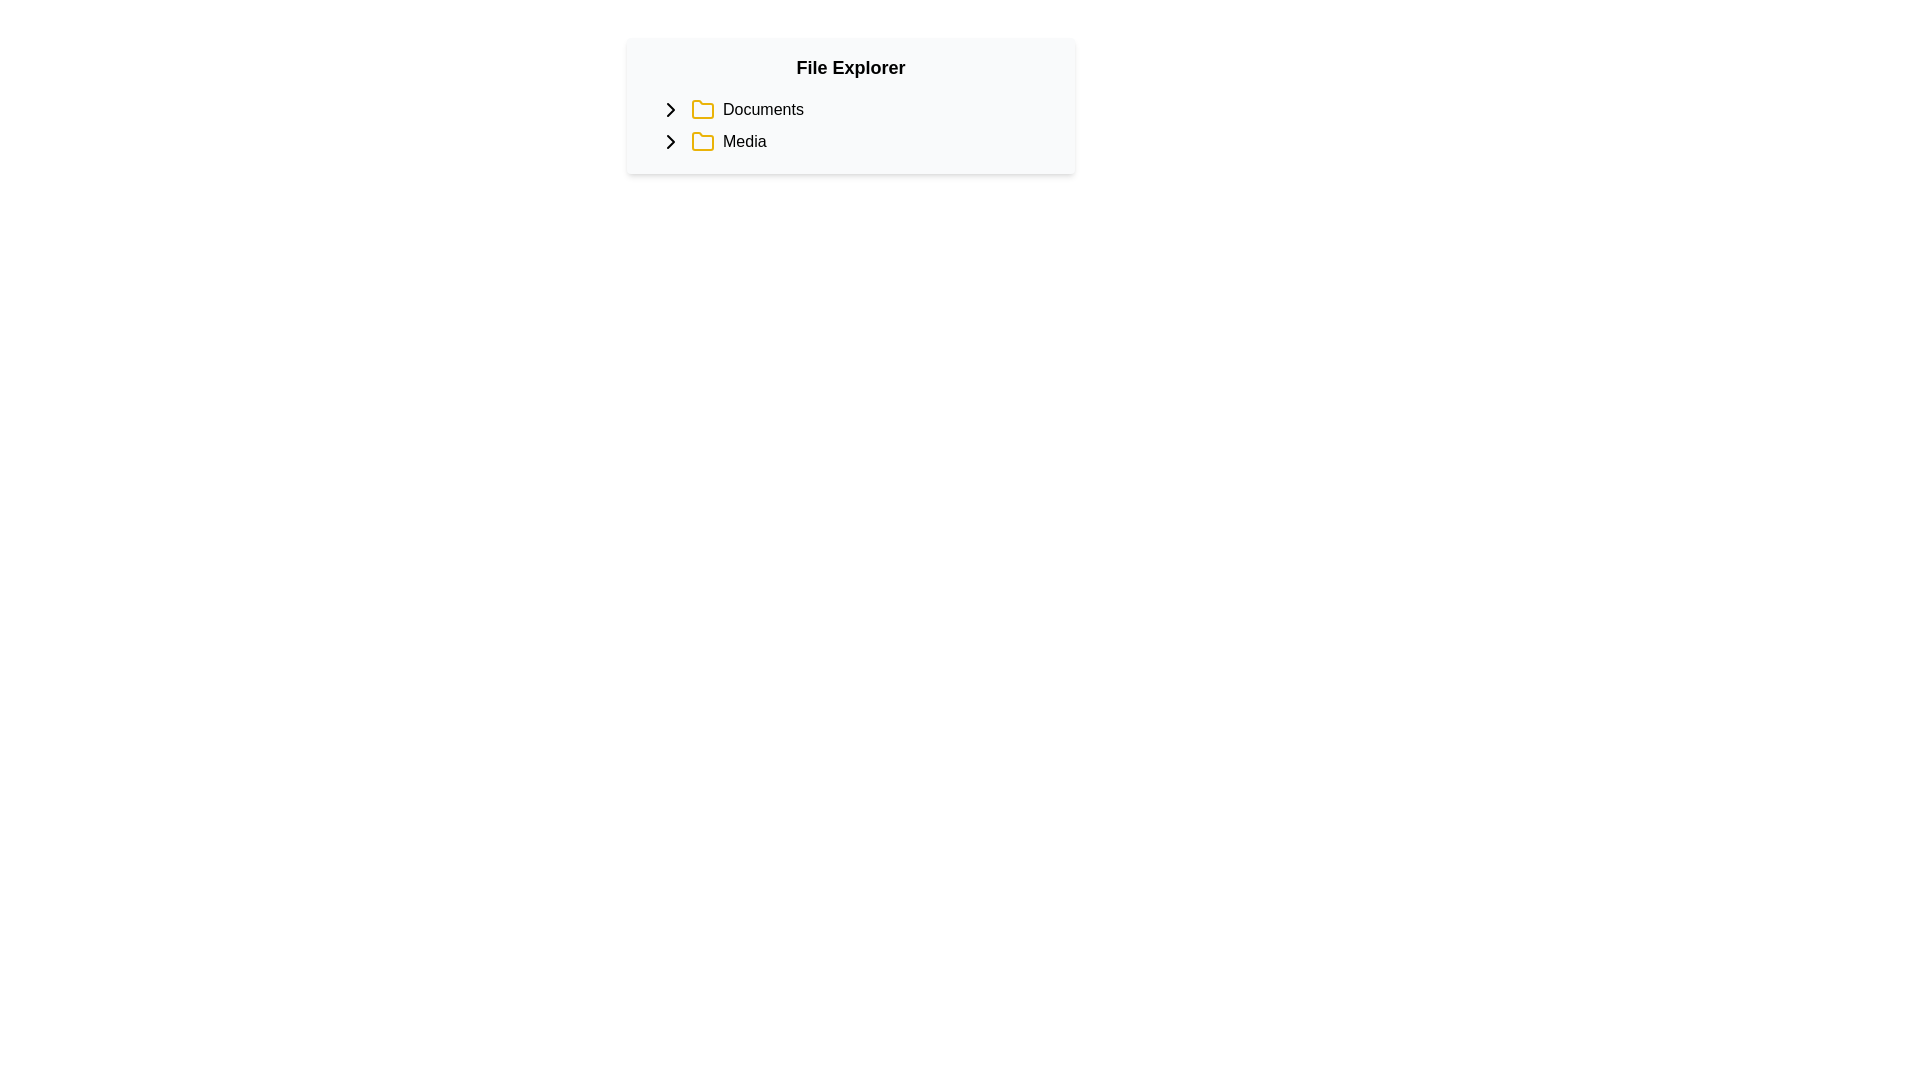 The height and width of the screenshot is (1080, 1920). What do you see at coordinates (702, 141) in the screenshot?
I see `the folder icon representing the 'Media' entry in the file explorer interface, which is the second visual element from the left in the grouping with a chevron icon and text label` at bounding box center [702, 141].